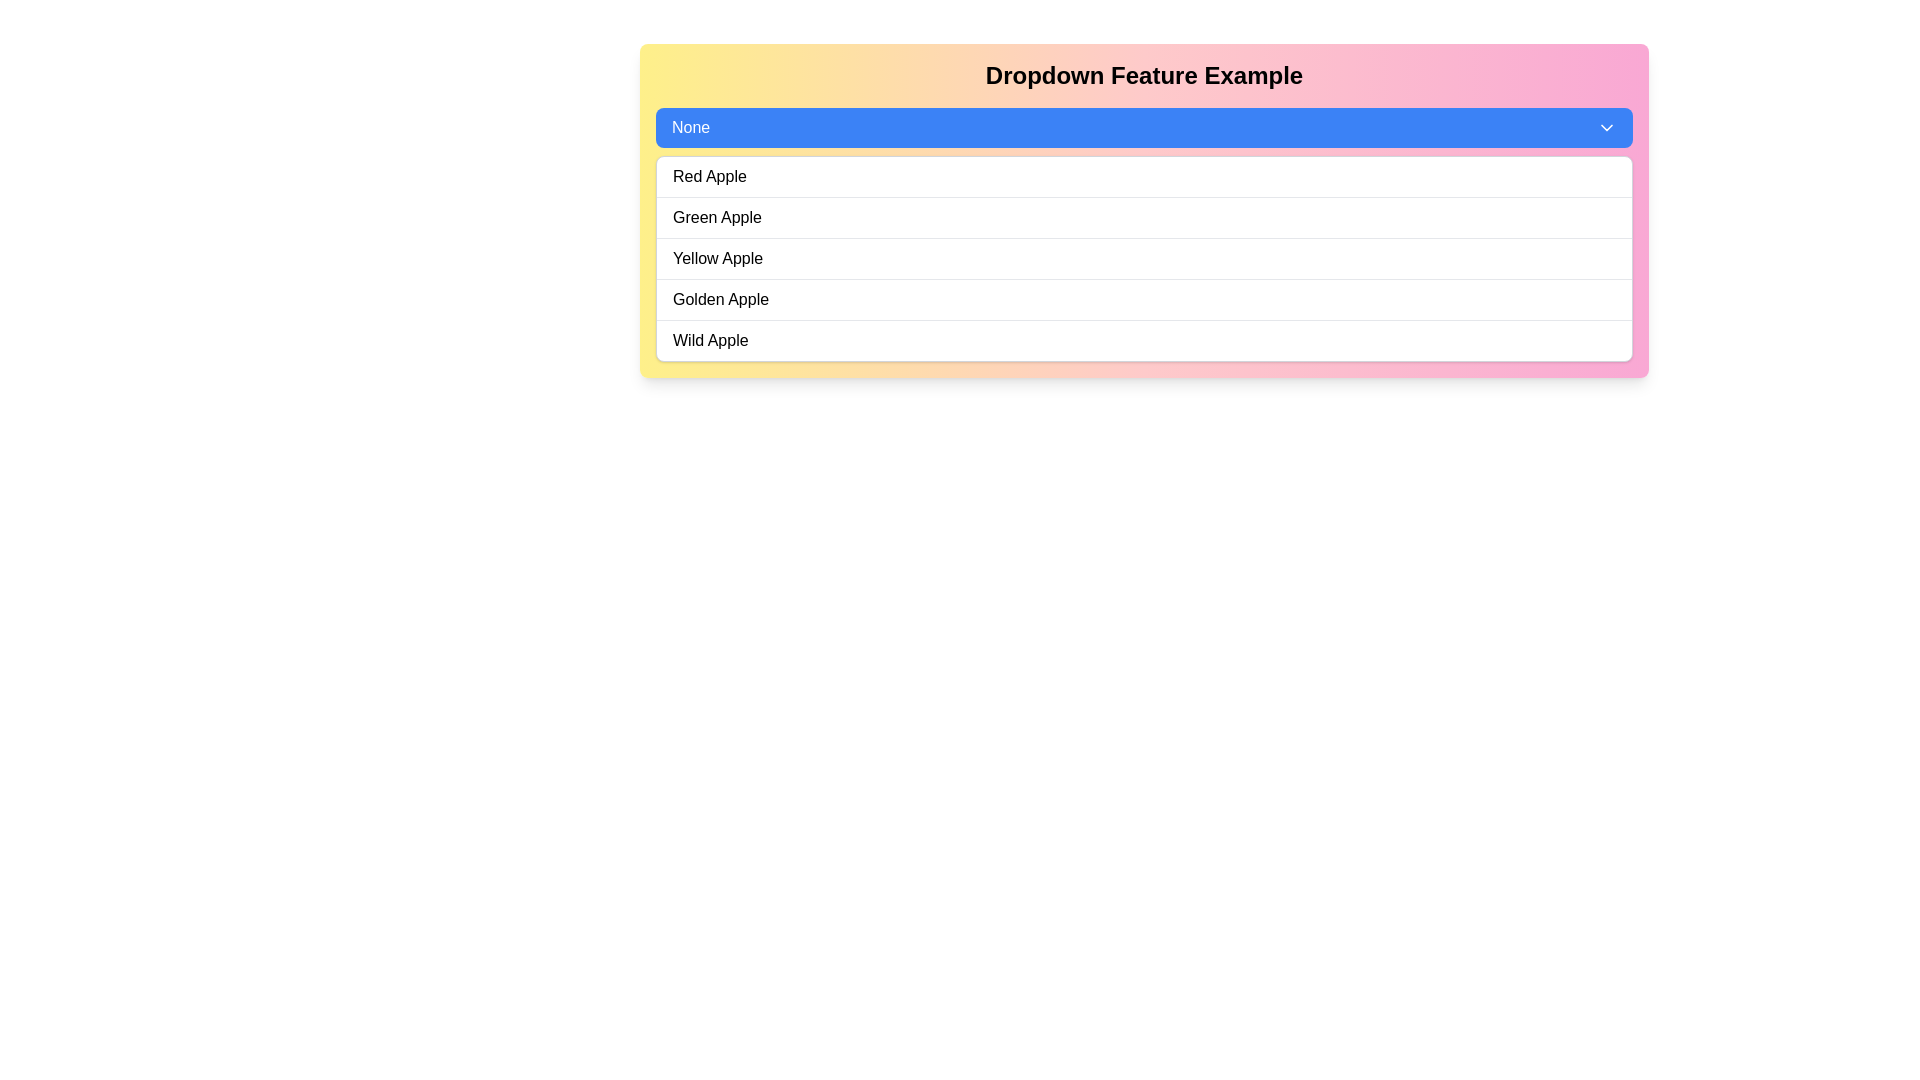  I want to click on the first item in the dropdown menu that changes the selection to 'Red Apple', so click(1144, 176).